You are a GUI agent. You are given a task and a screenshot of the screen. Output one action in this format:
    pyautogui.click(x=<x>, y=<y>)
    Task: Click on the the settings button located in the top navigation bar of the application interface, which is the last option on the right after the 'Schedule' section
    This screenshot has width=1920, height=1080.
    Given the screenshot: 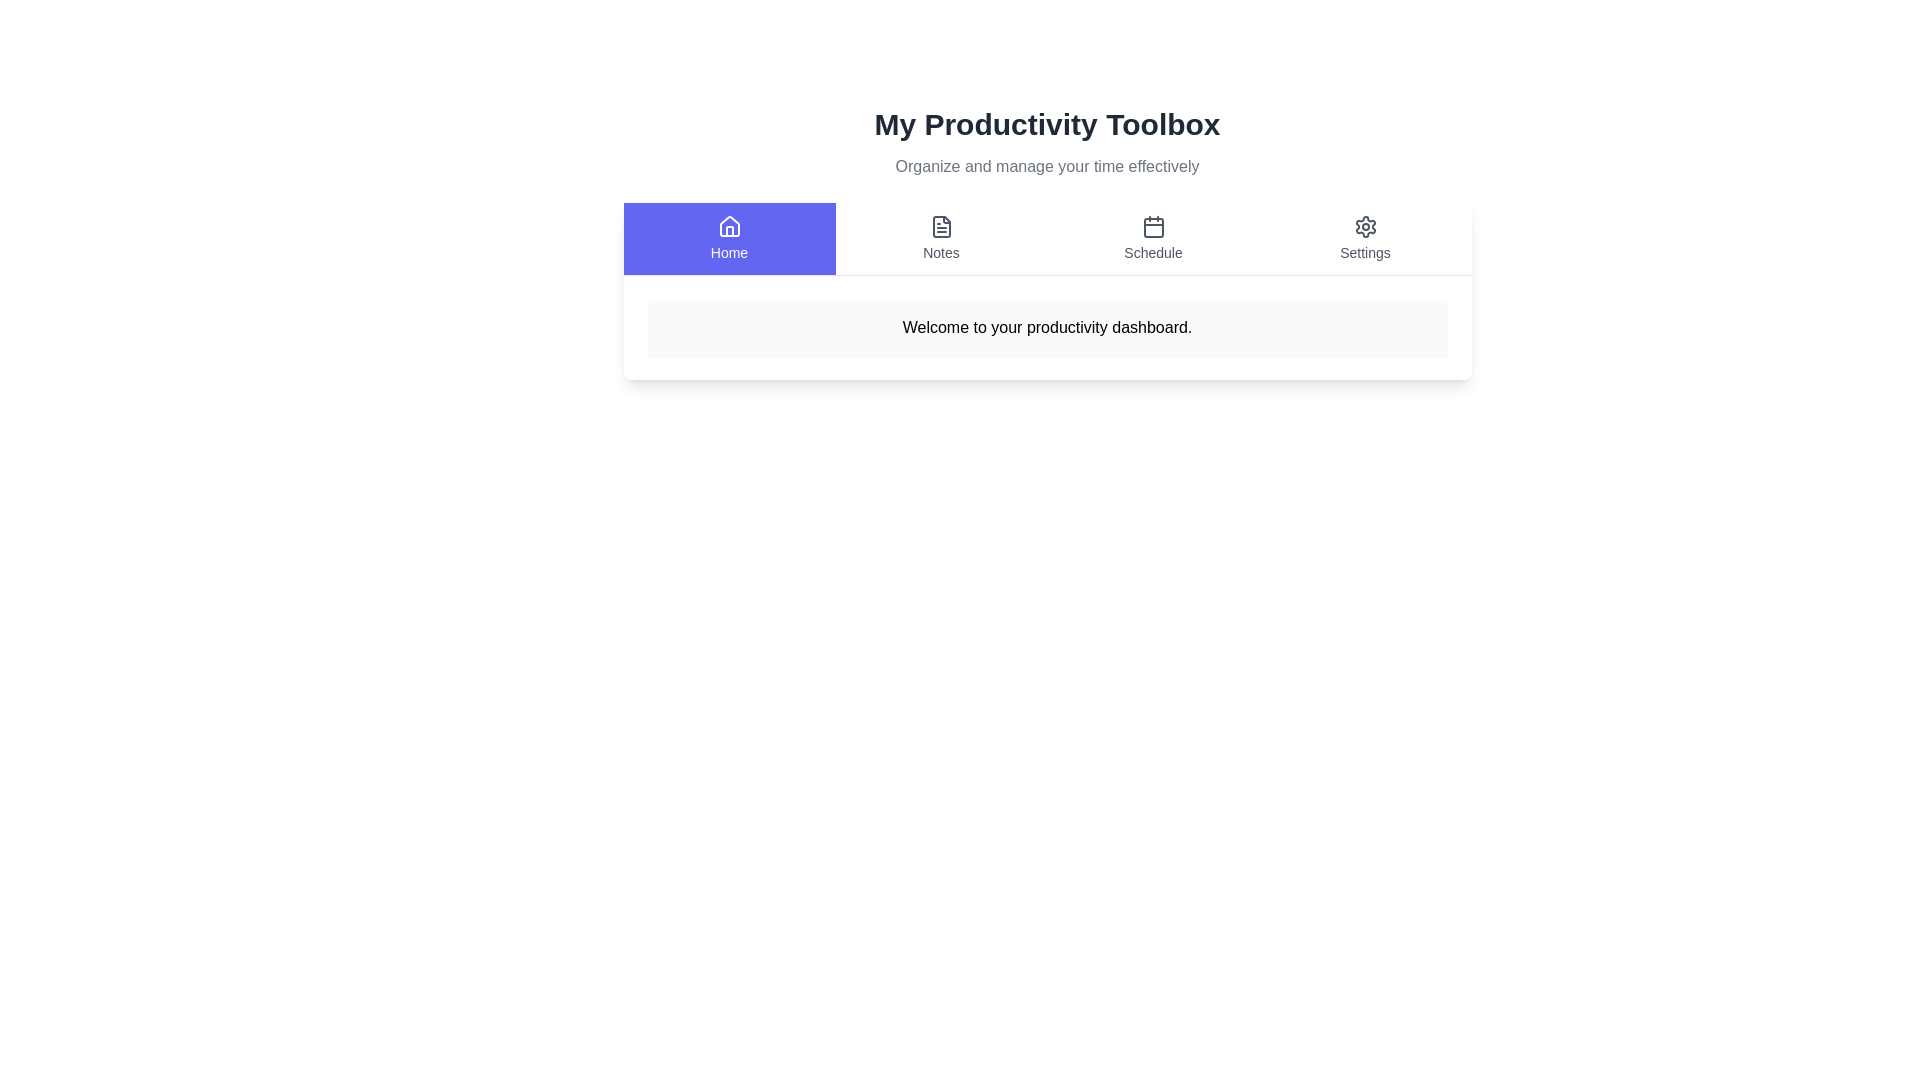 What is the action you would take?
    pyautogui.click(x=1364, y=238)
    